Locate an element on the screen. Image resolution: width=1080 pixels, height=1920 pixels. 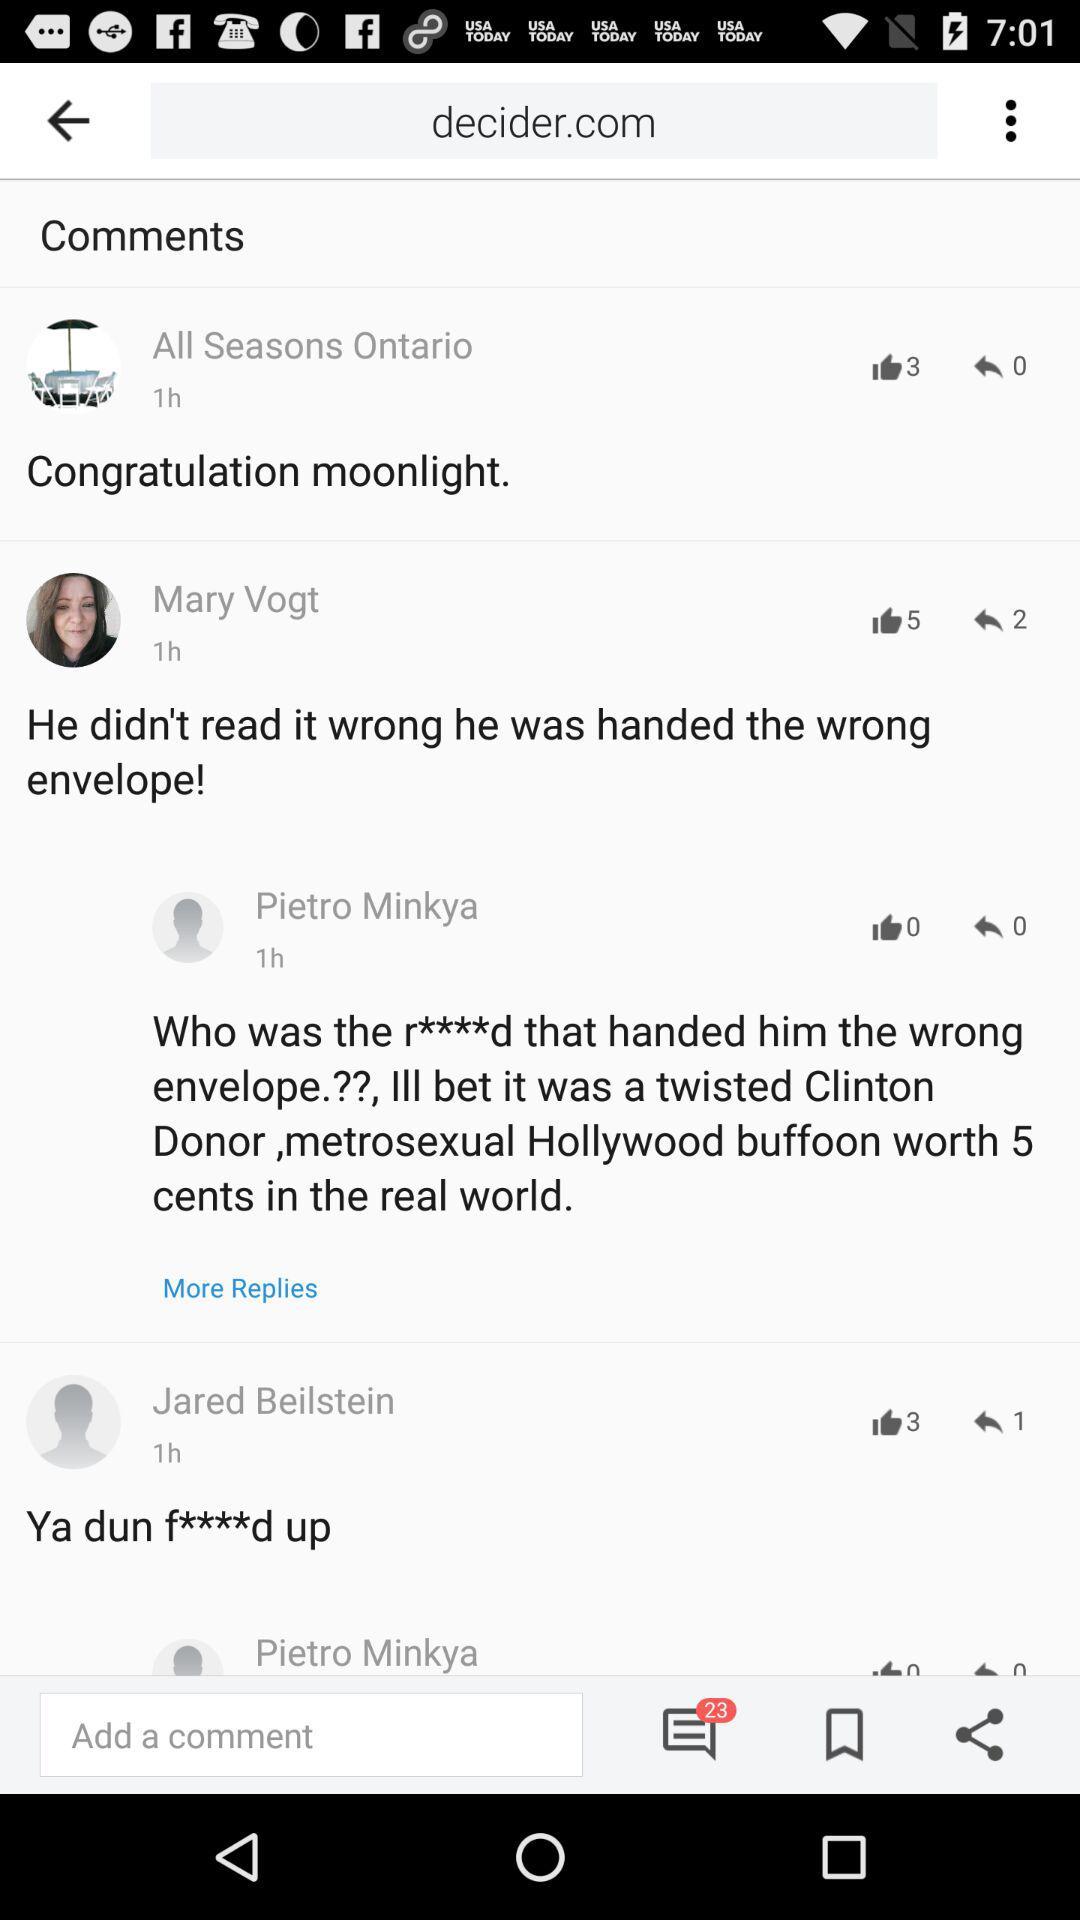
bookmark is located at coordinates (837, 1733).